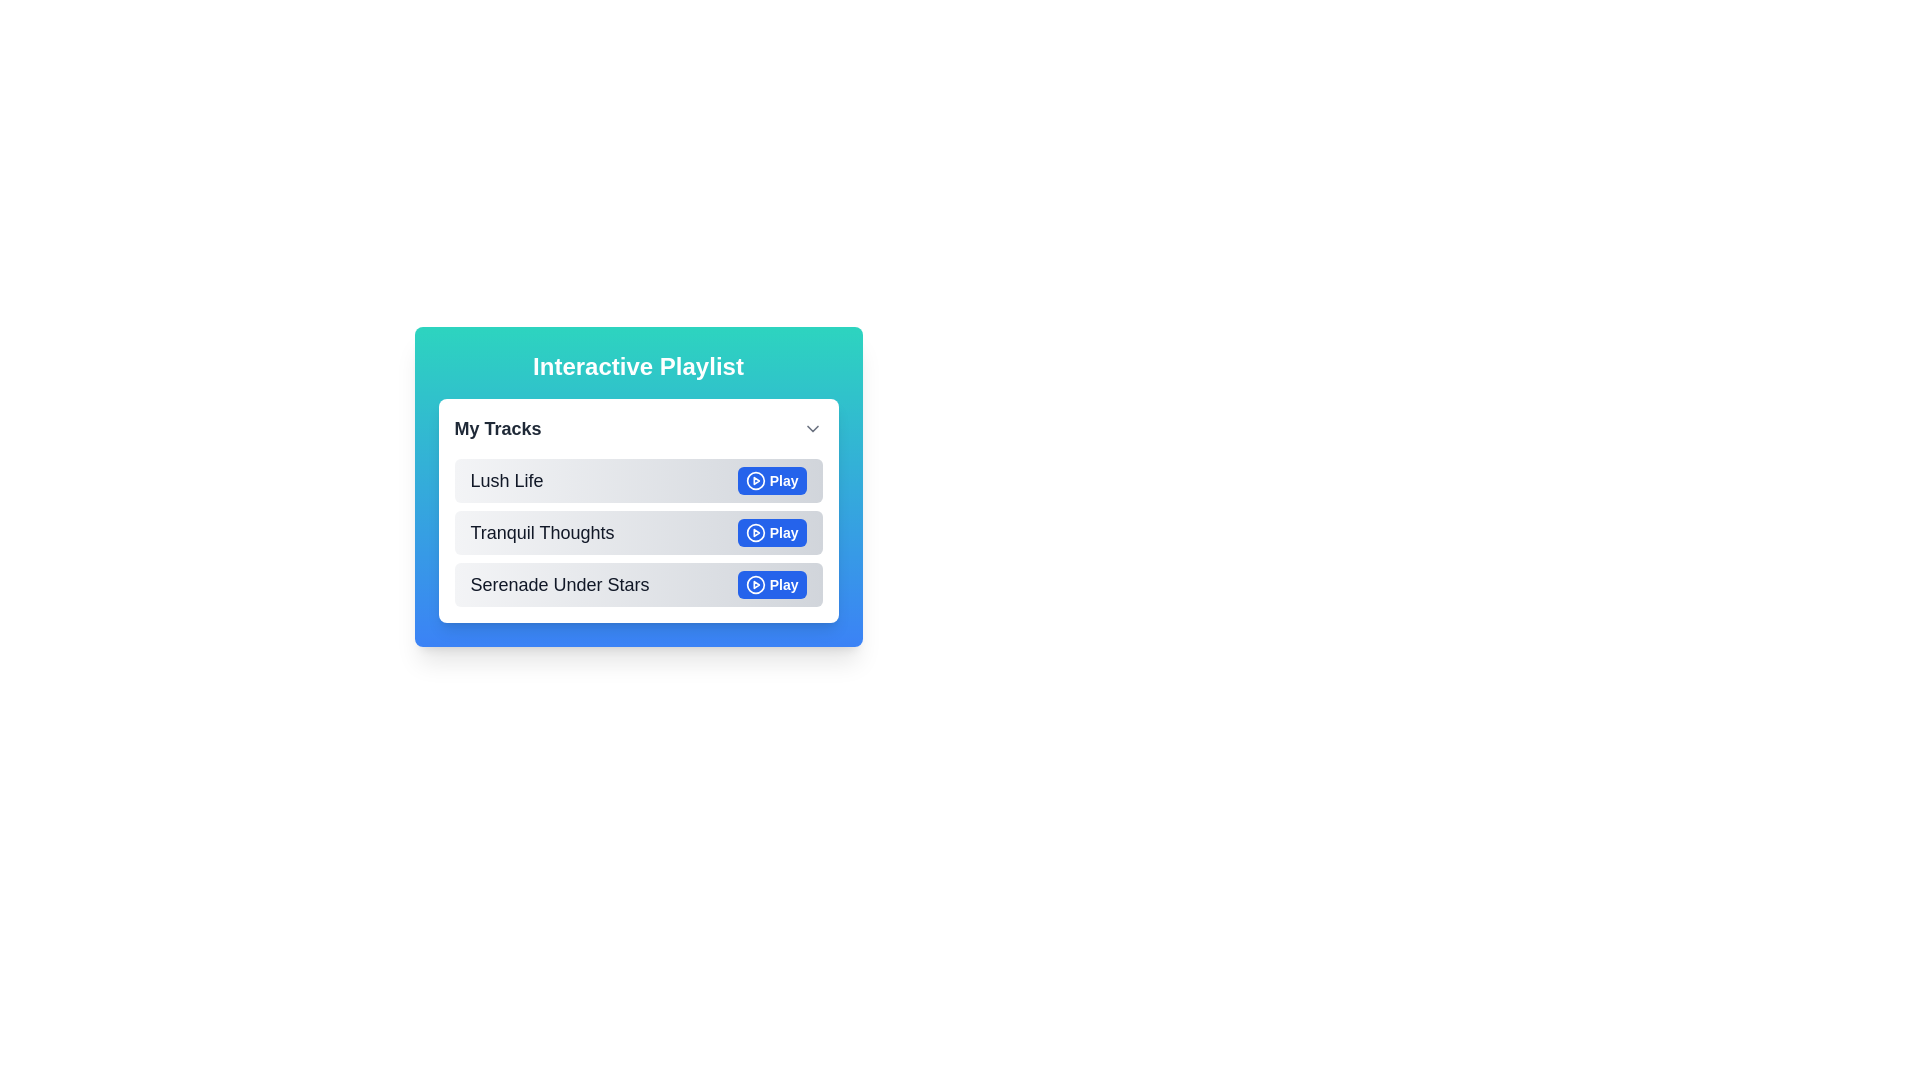 This screenshot has width=1920, height=1080. What do you see at coordinates (812, 427) in the screenshot?
I see `the dropdown trigger icon located on the far right of the 'My Tracks' header section` at bounding box center [812, 427].